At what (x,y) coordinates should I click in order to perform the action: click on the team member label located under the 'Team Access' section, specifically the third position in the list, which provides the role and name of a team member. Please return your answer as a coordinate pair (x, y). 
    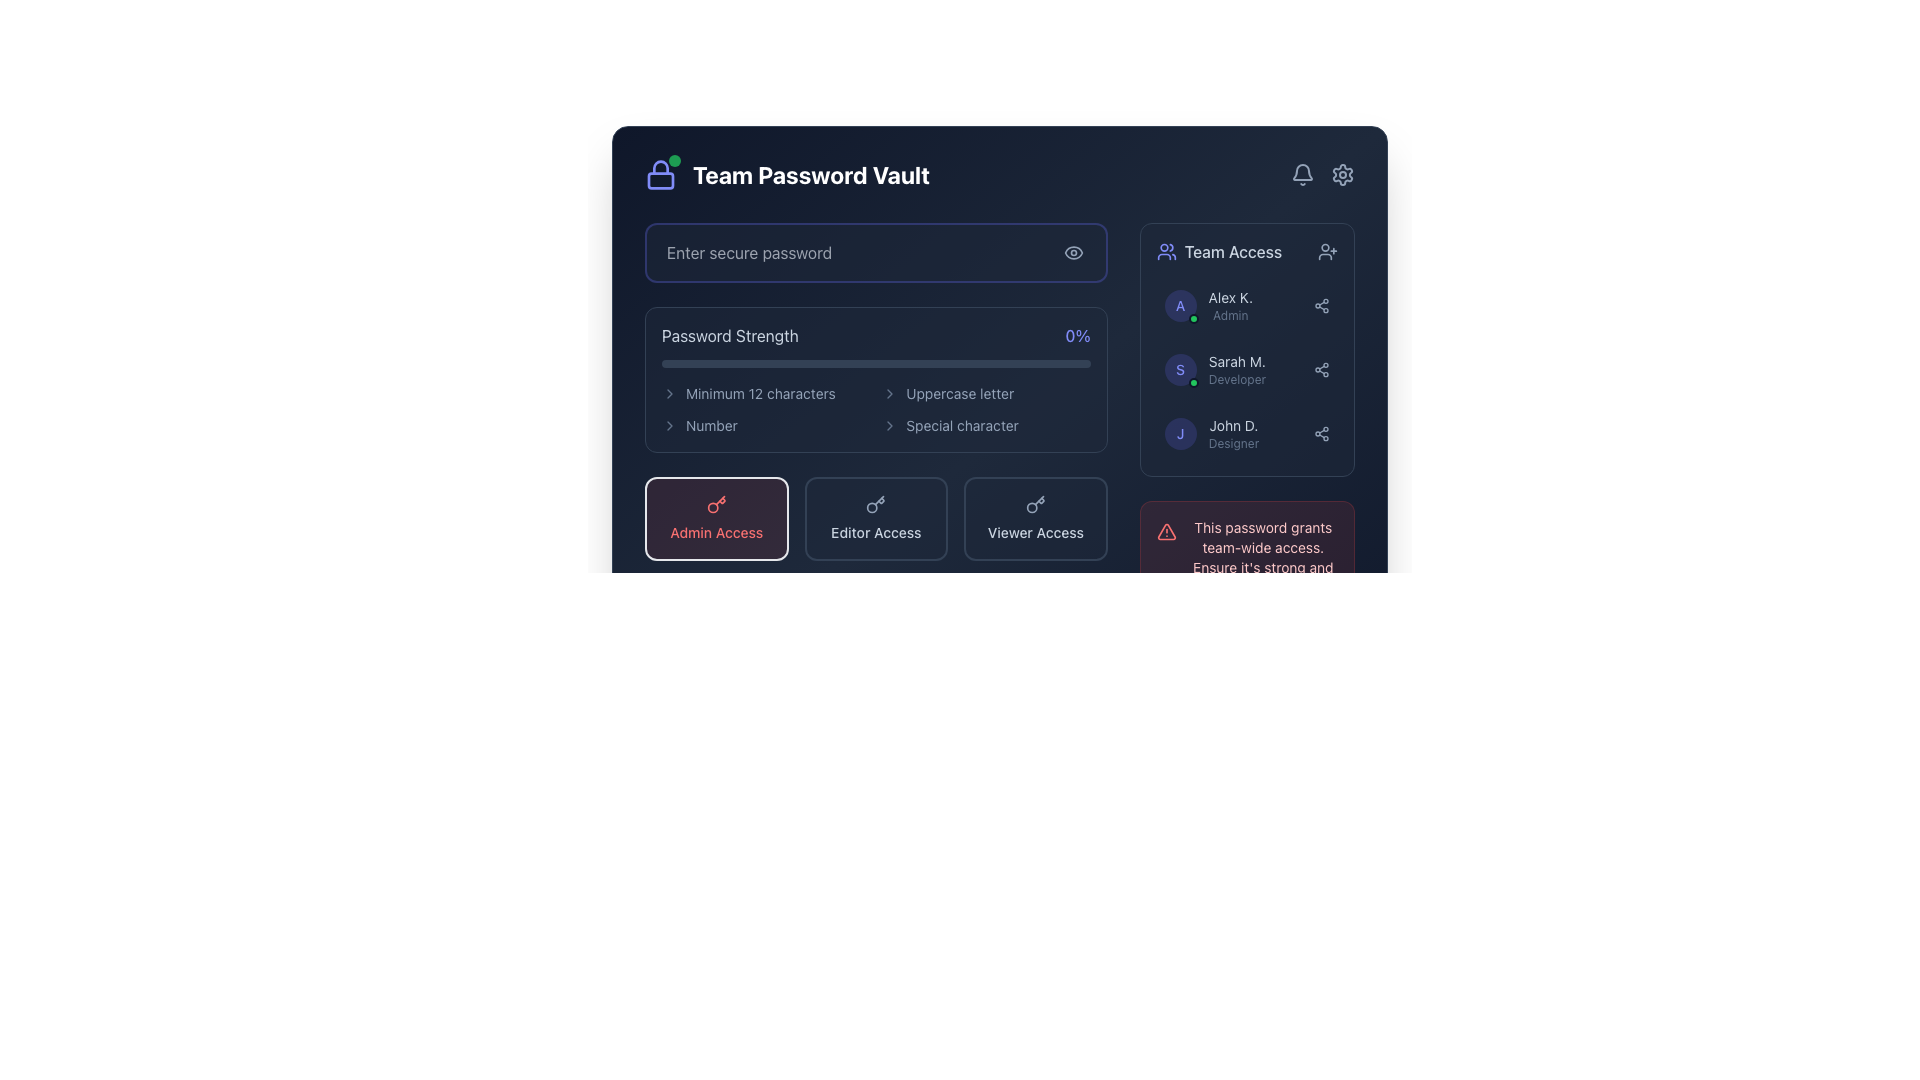
    Looking at the image, I should click on (1232, 433).